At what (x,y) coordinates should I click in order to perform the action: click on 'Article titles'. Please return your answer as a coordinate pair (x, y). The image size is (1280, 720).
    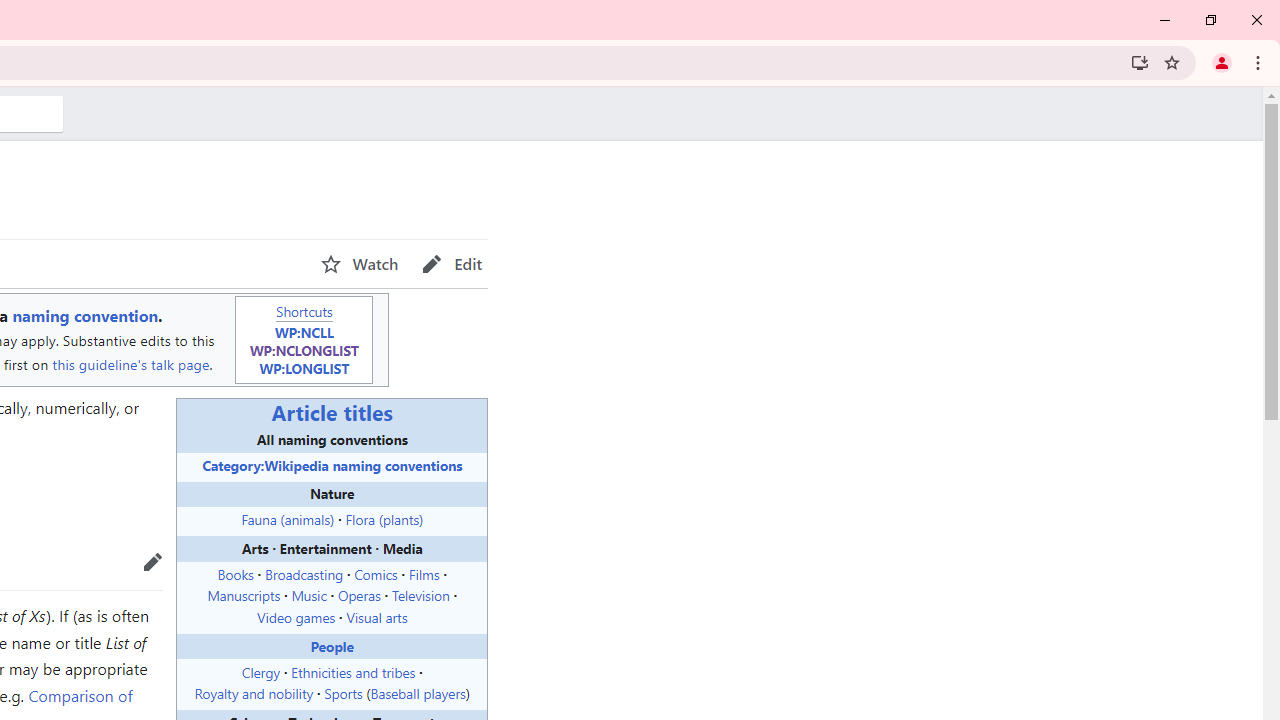
    Looking at the image, I should click on (332, 411).